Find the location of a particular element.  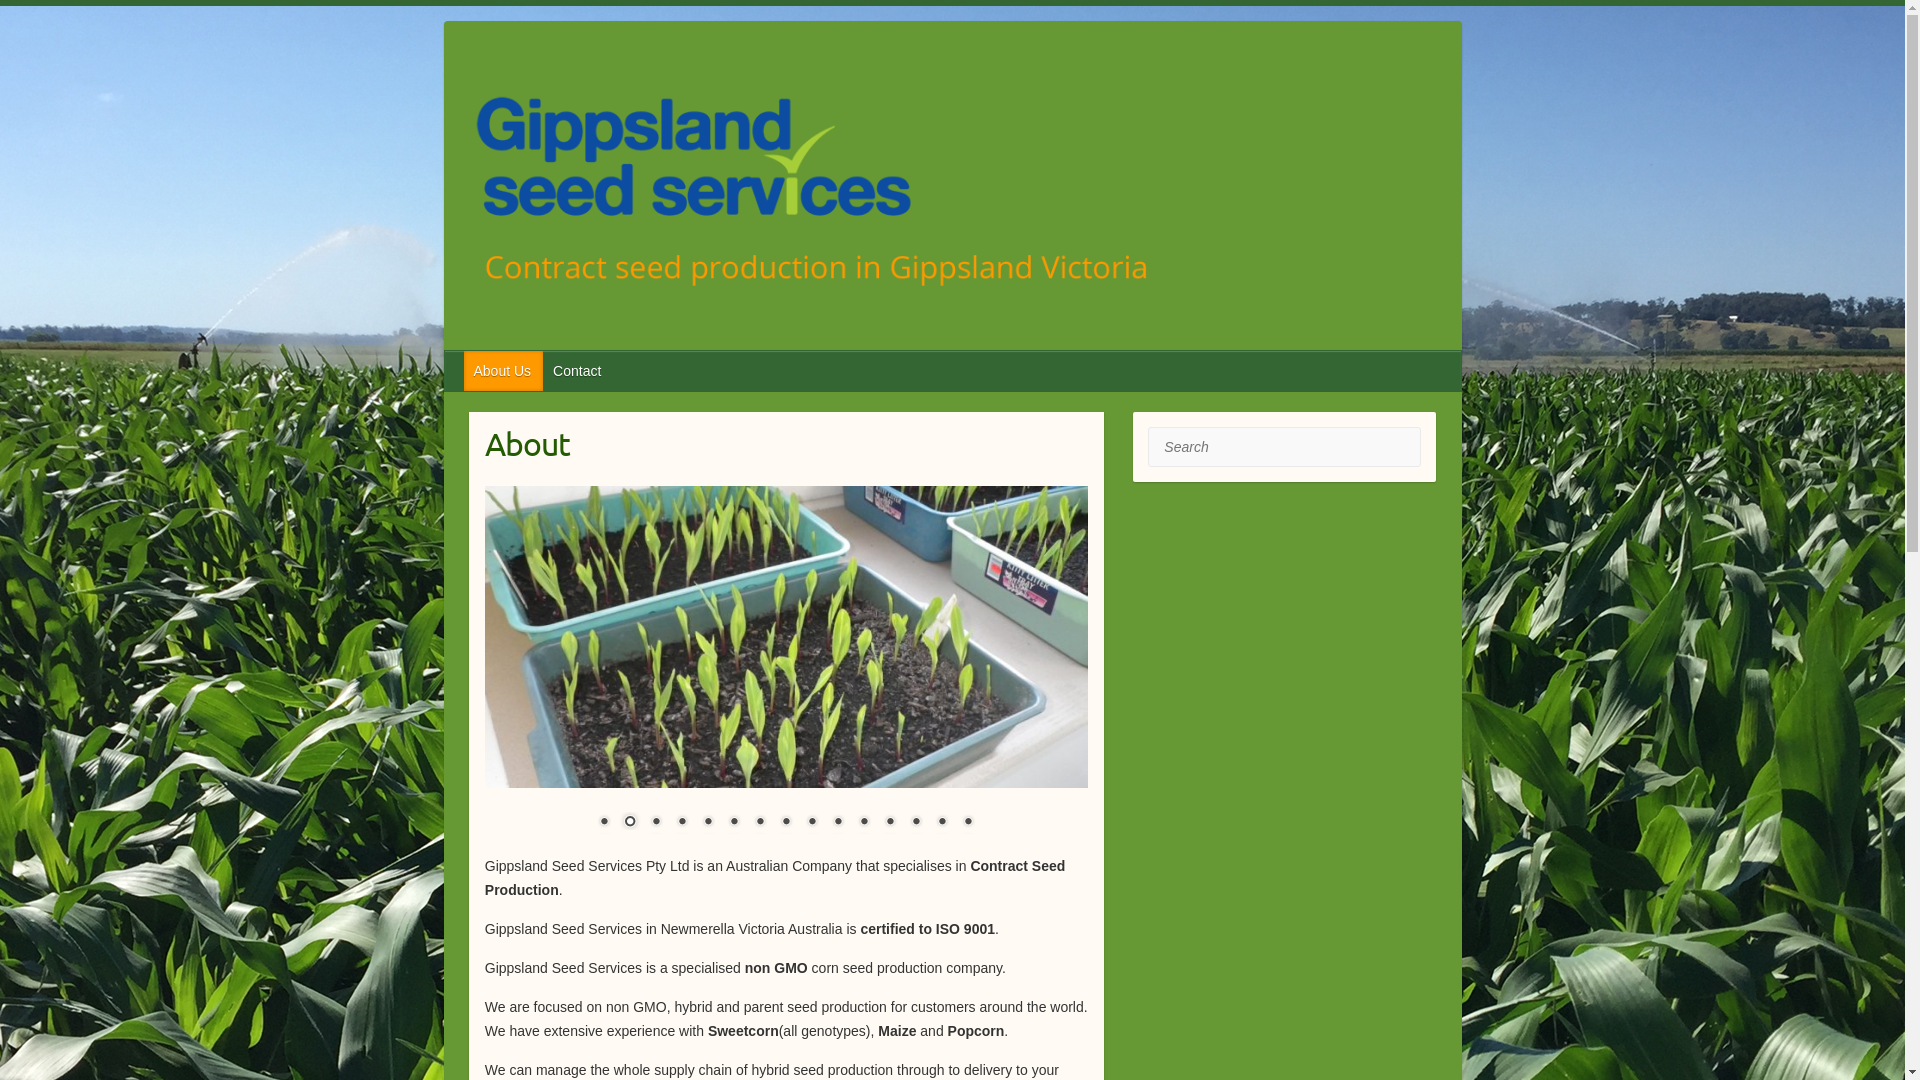

'Gippsland Seed Services' is located at coordinates (463, 191).